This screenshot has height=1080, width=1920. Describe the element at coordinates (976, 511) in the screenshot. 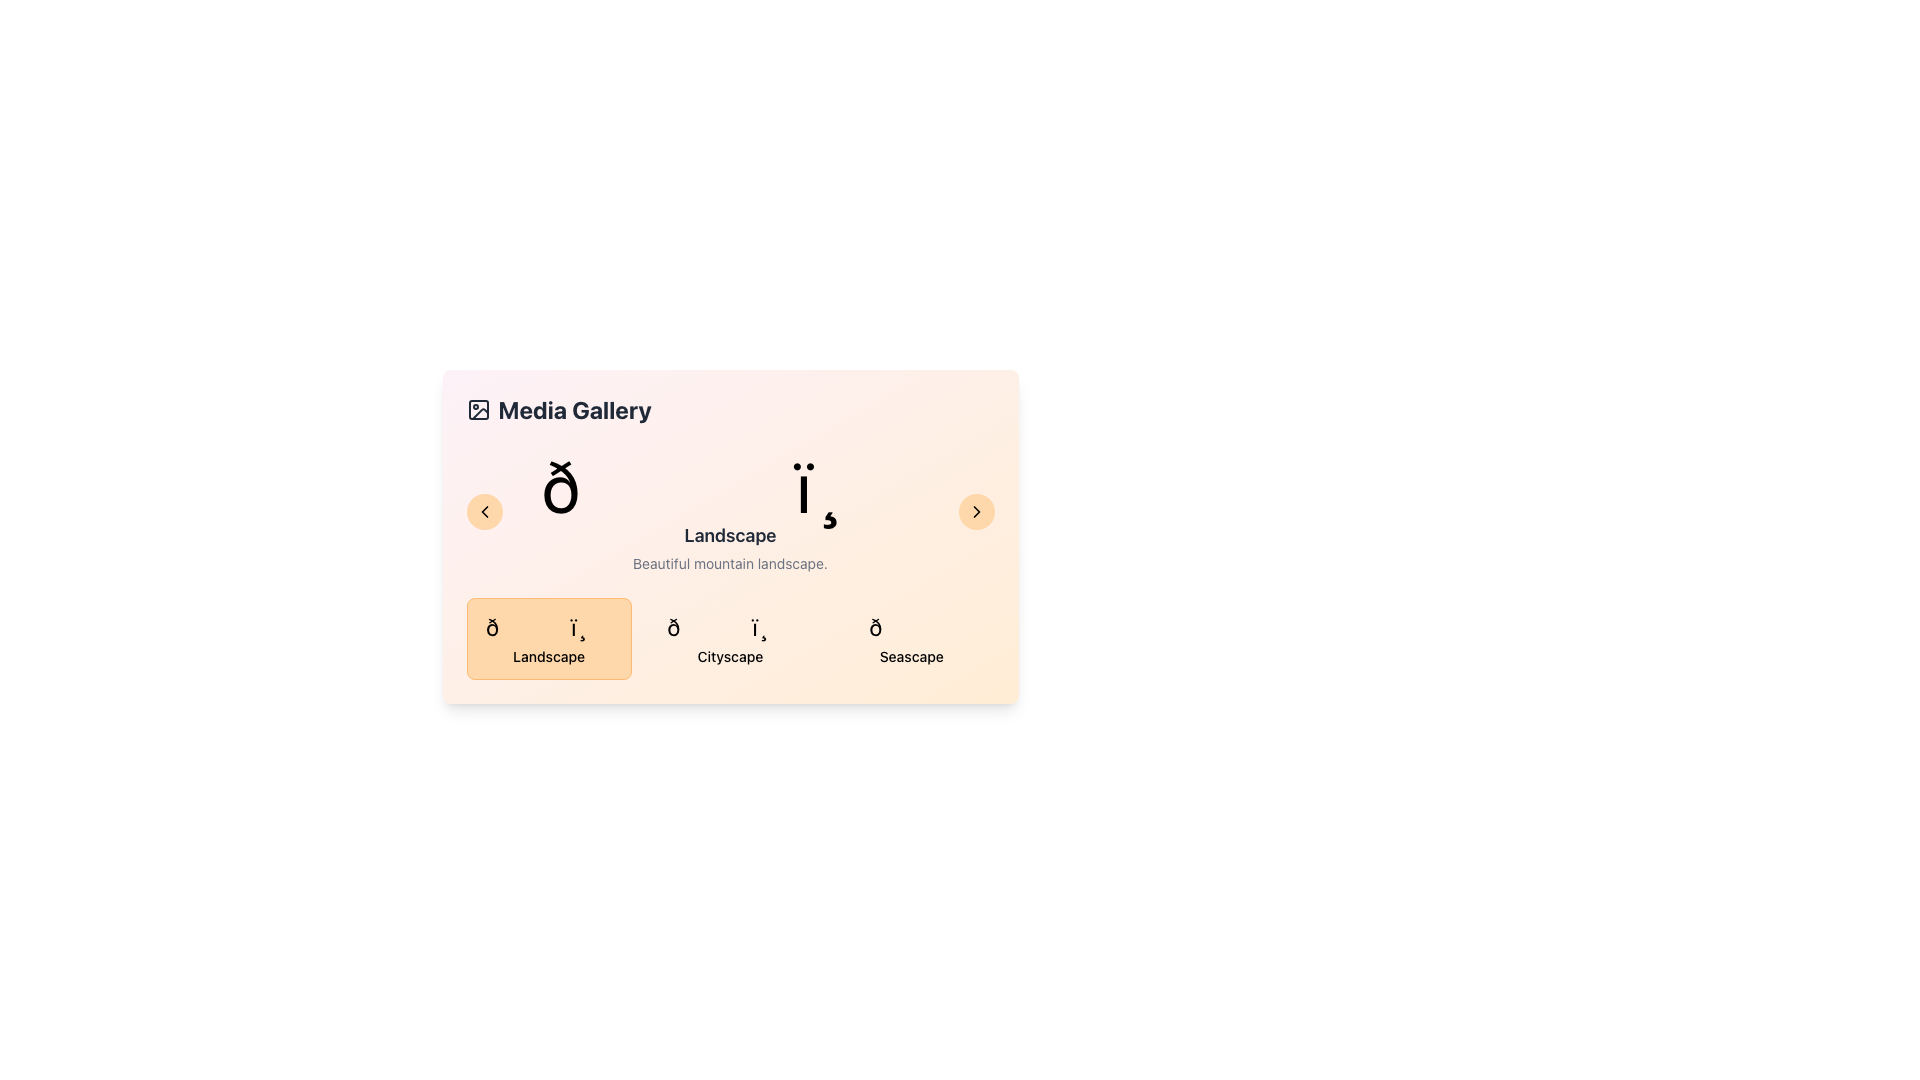

I see `the chevron icon embedded in the orange circular button located at the top-right corner of the card interface` at that location.